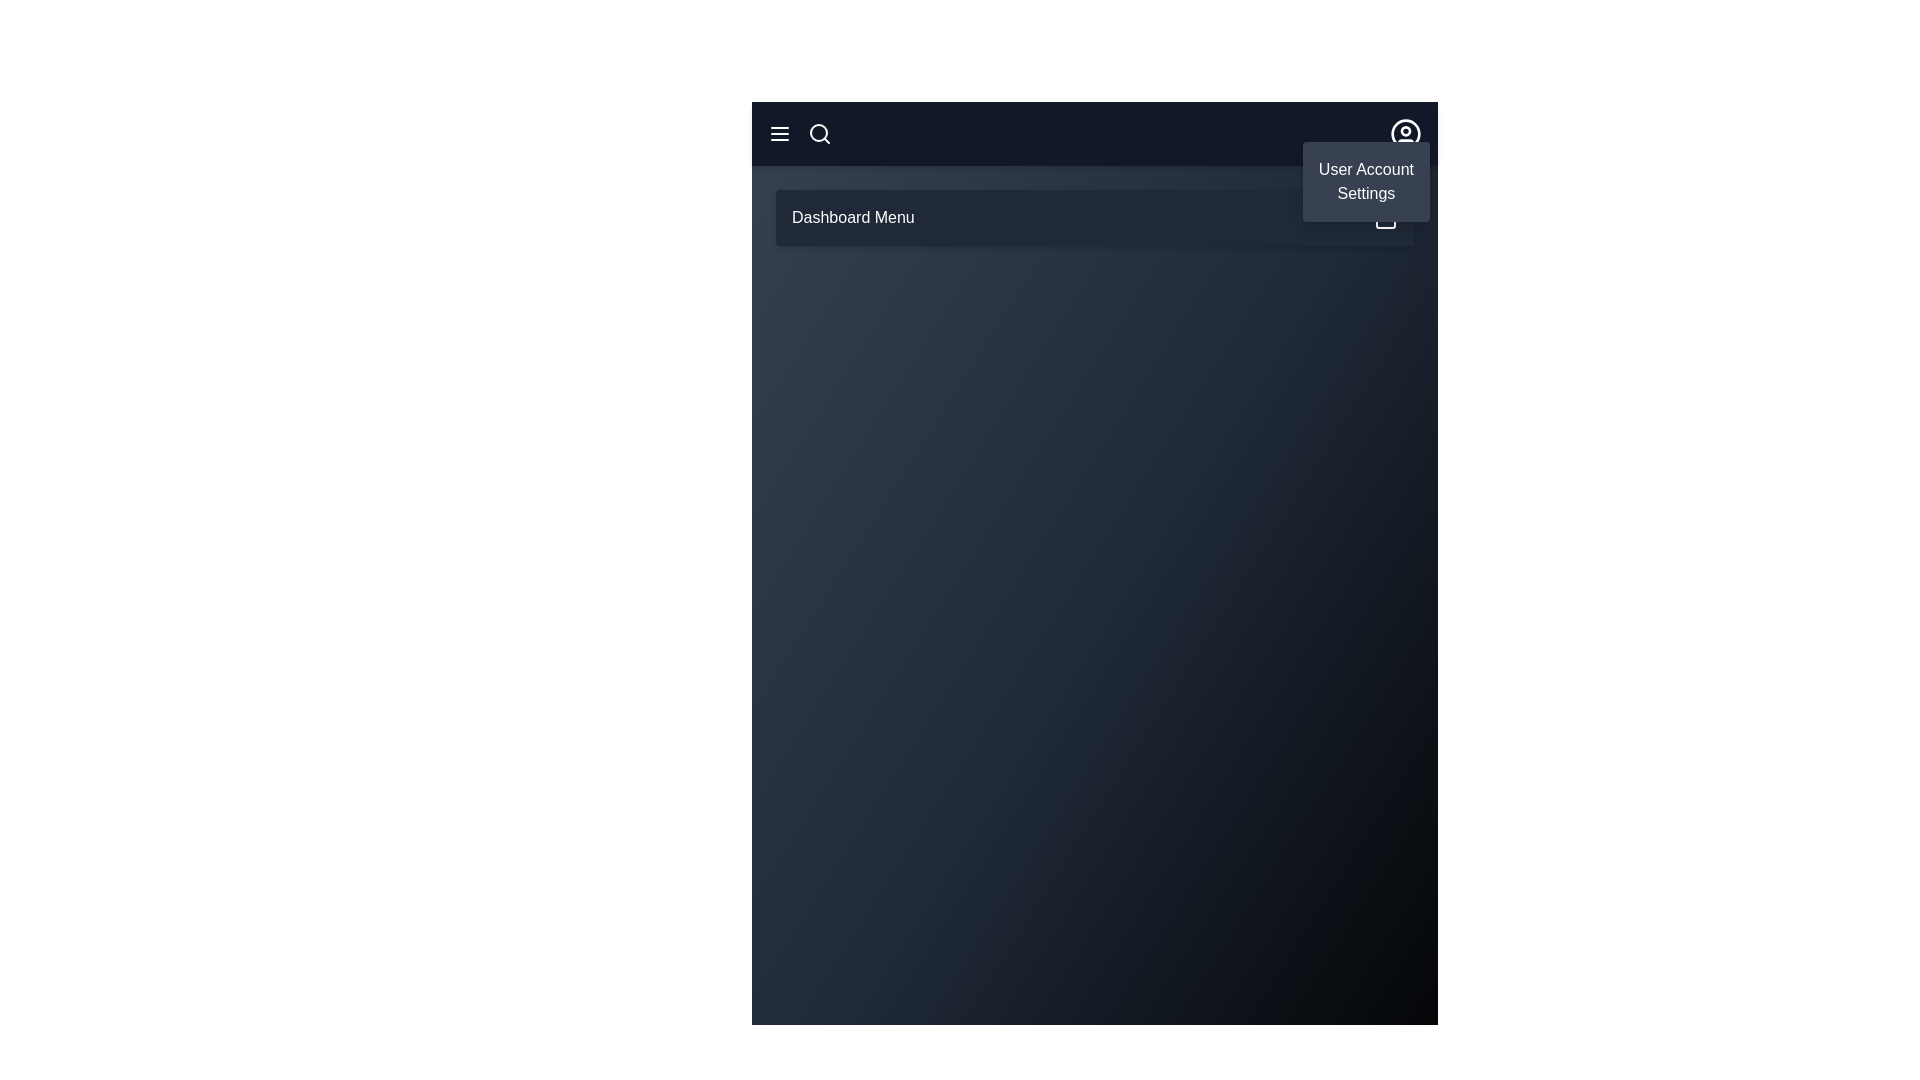 This screenshot has height=1080, width=1920. I want to click on the User Account option in the user dropdown menu, so click(1365, 168).